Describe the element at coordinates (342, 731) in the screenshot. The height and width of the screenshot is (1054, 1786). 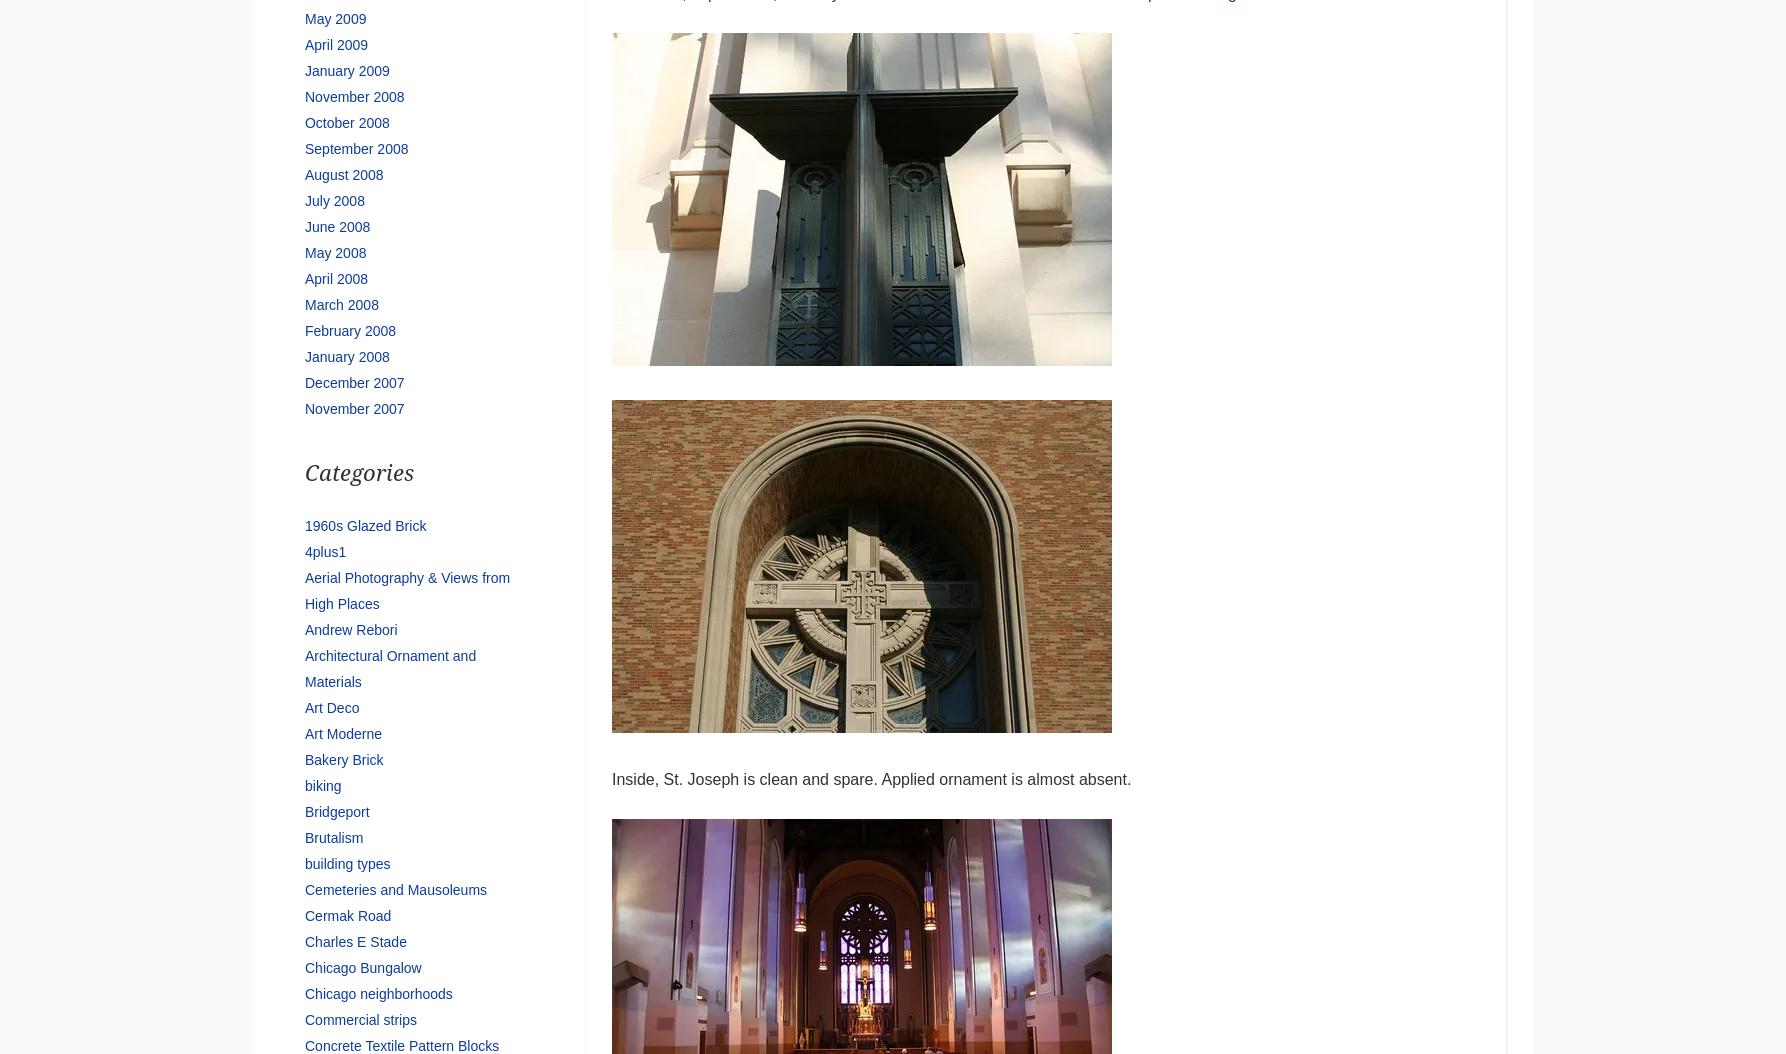
I see `'Art Moderne'` at that location.